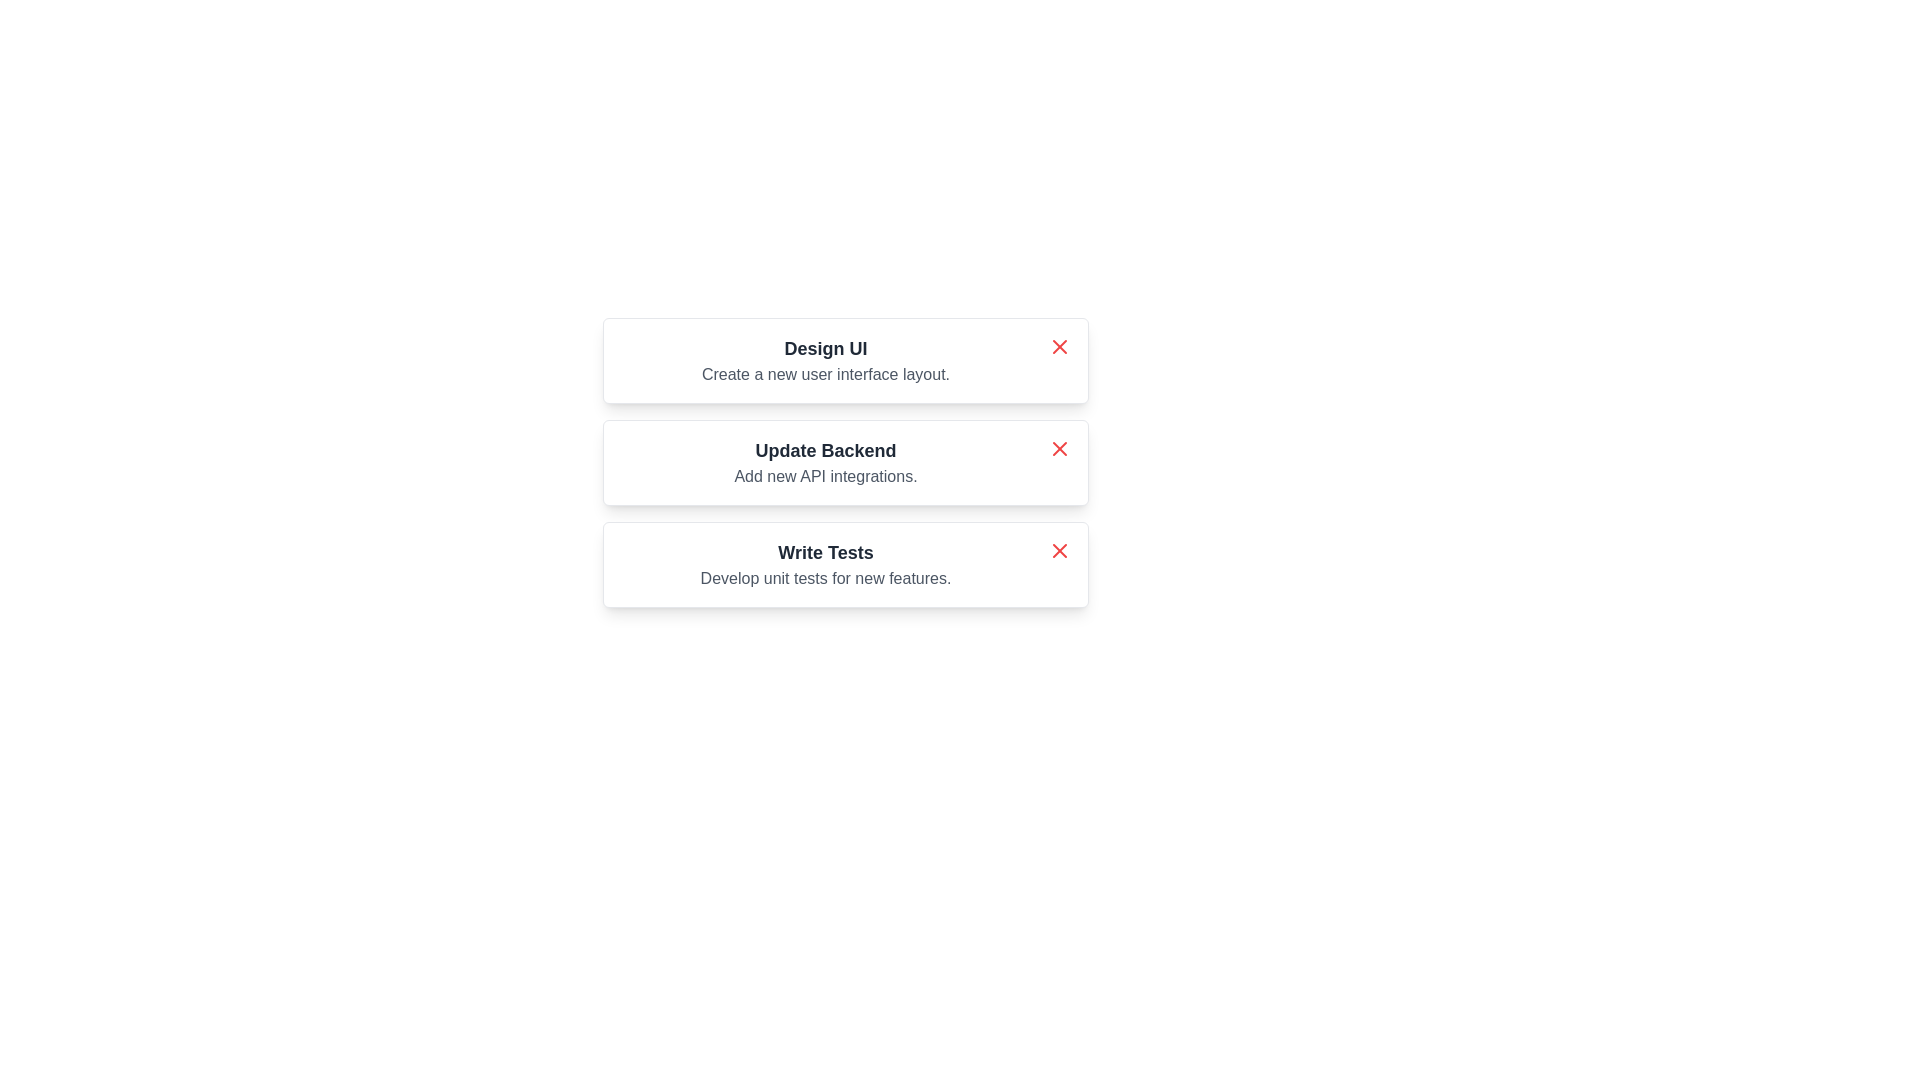 The height and width of the screenshot is (1080, 1920). What do you see at coordinates (1059, 447) in the screenshot?
I see `the red cross icon button located at the far-right edge of the card with the header 'Update Backend'` at bounding box center [1059, 447].